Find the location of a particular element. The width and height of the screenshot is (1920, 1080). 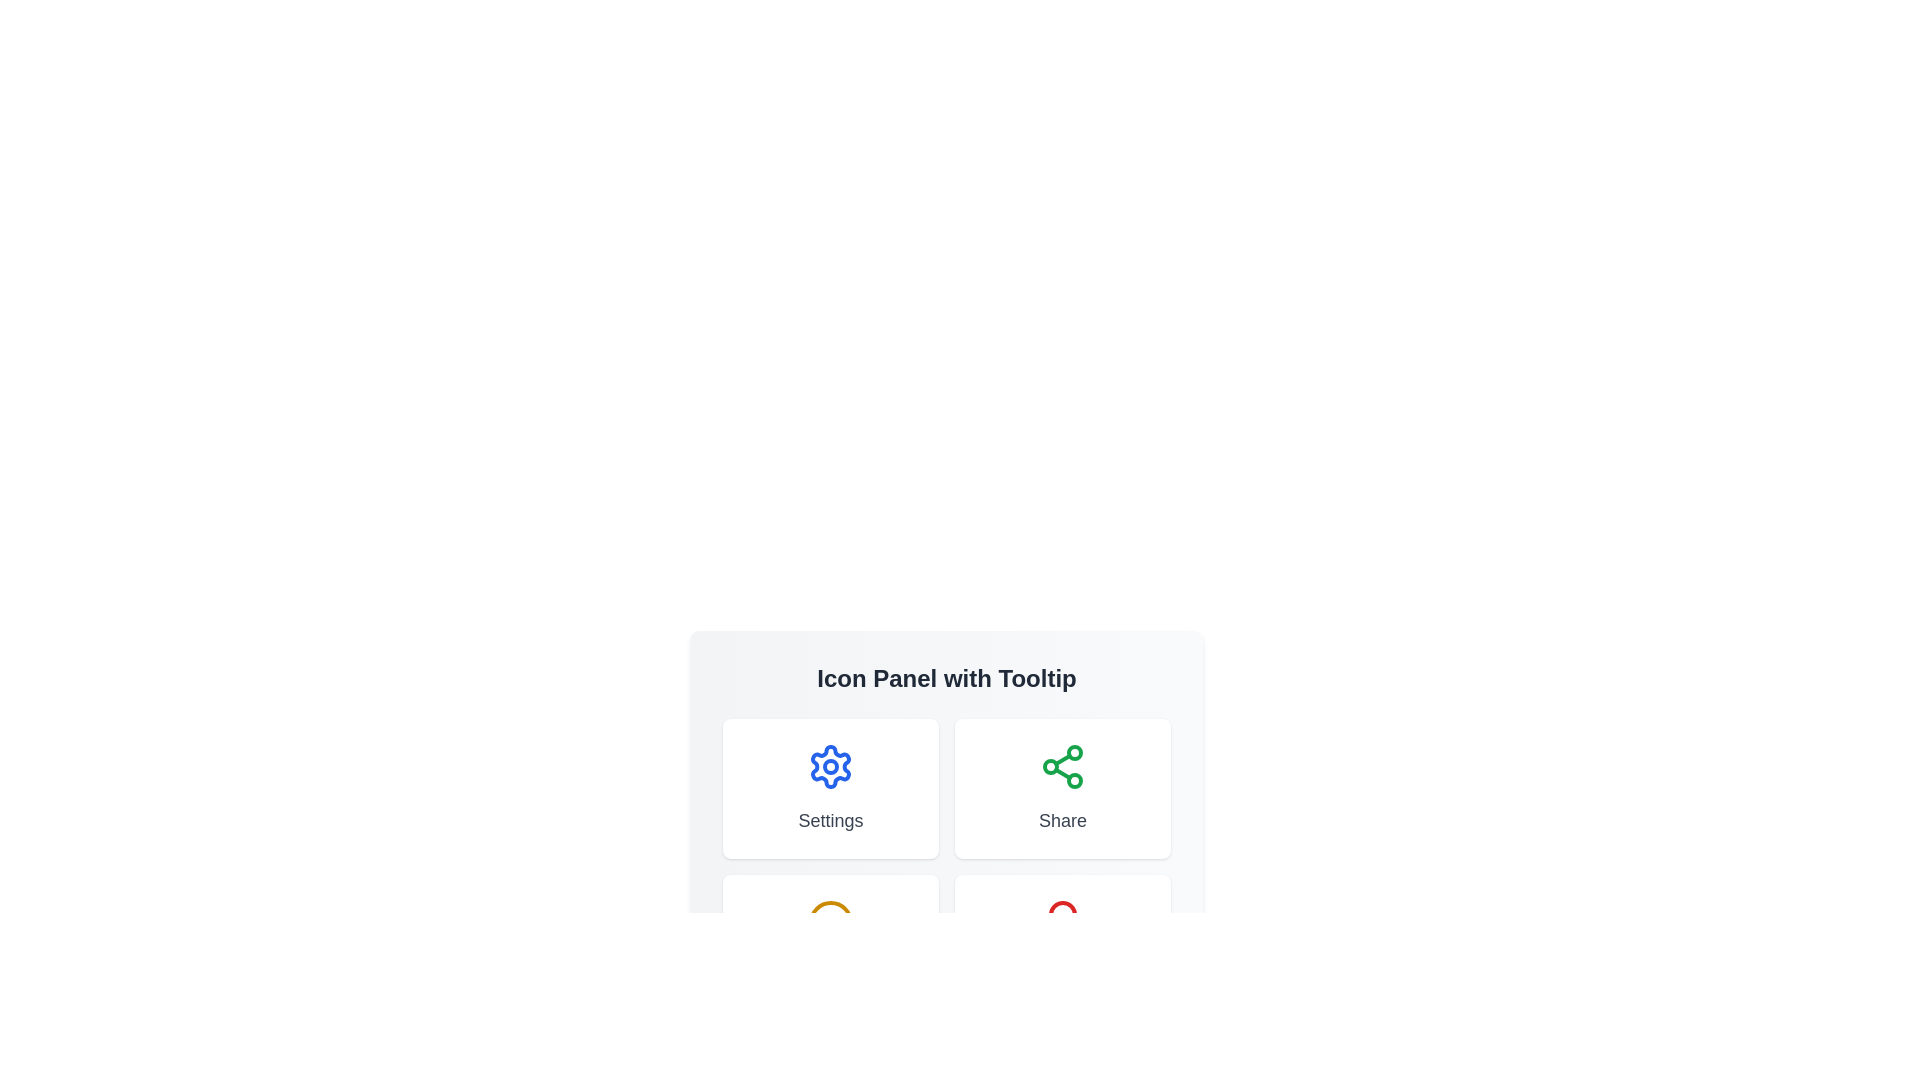

the topmost circle of the share icon, which is the second icon in the top row of a grid layout below the heading 'Icon Panel with Tooltip' is located at coordinates (1074, 752).